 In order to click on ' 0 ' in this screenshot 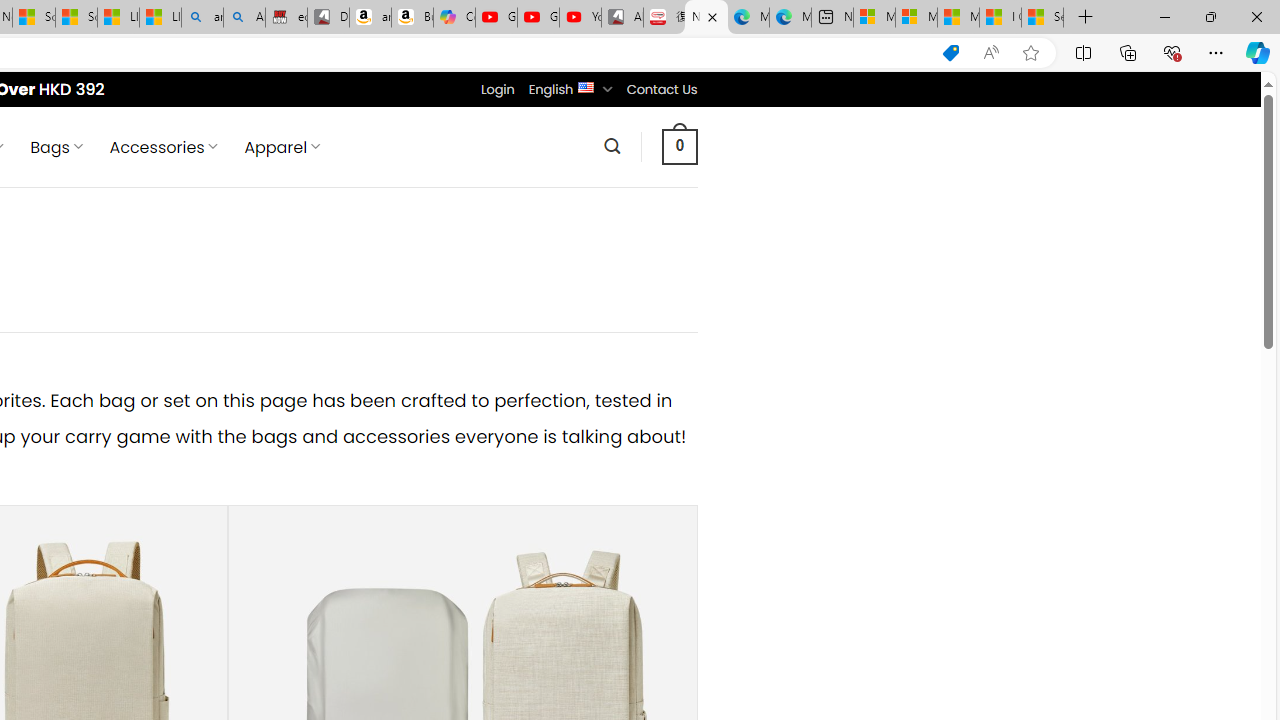, I will do `click(679, 145)`.